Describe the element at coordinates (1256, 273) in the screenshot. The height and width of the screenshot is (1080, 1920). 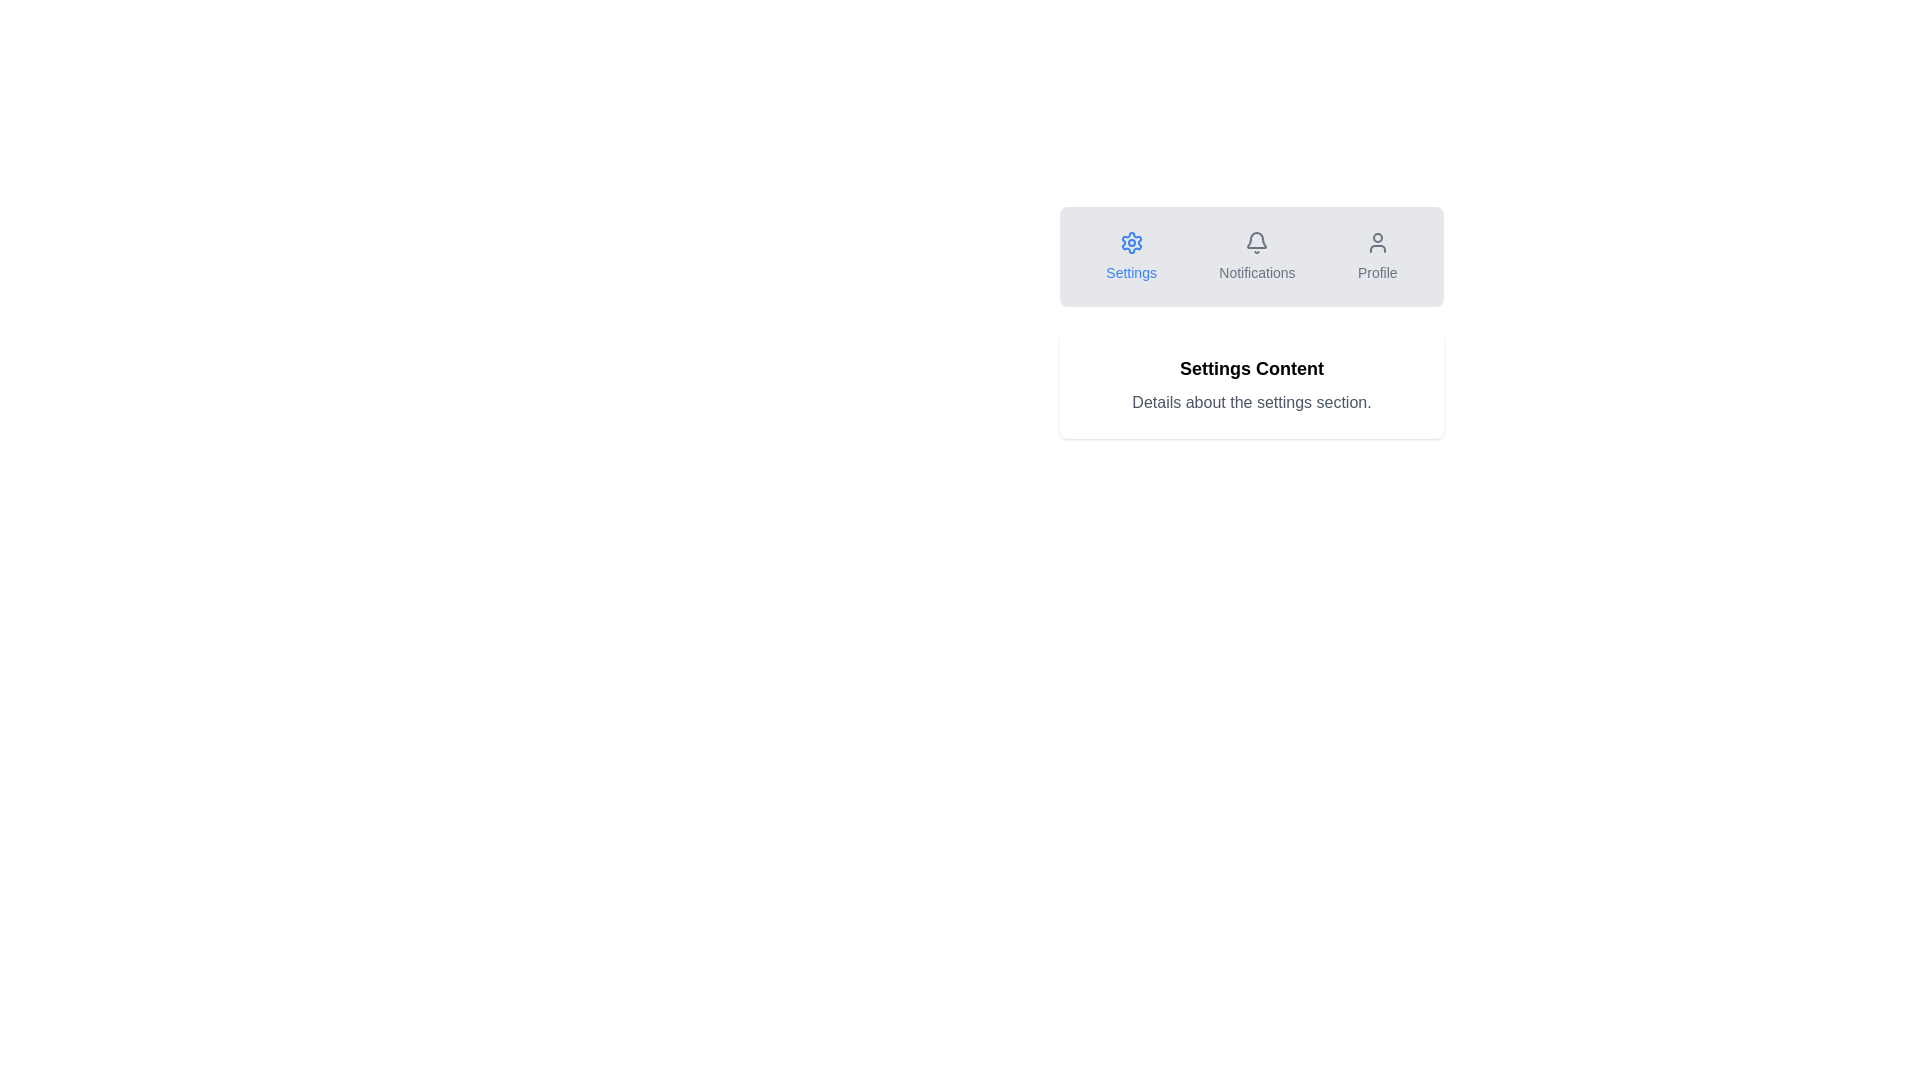
I see `the Text Label located in the top navigation bar` at that location.